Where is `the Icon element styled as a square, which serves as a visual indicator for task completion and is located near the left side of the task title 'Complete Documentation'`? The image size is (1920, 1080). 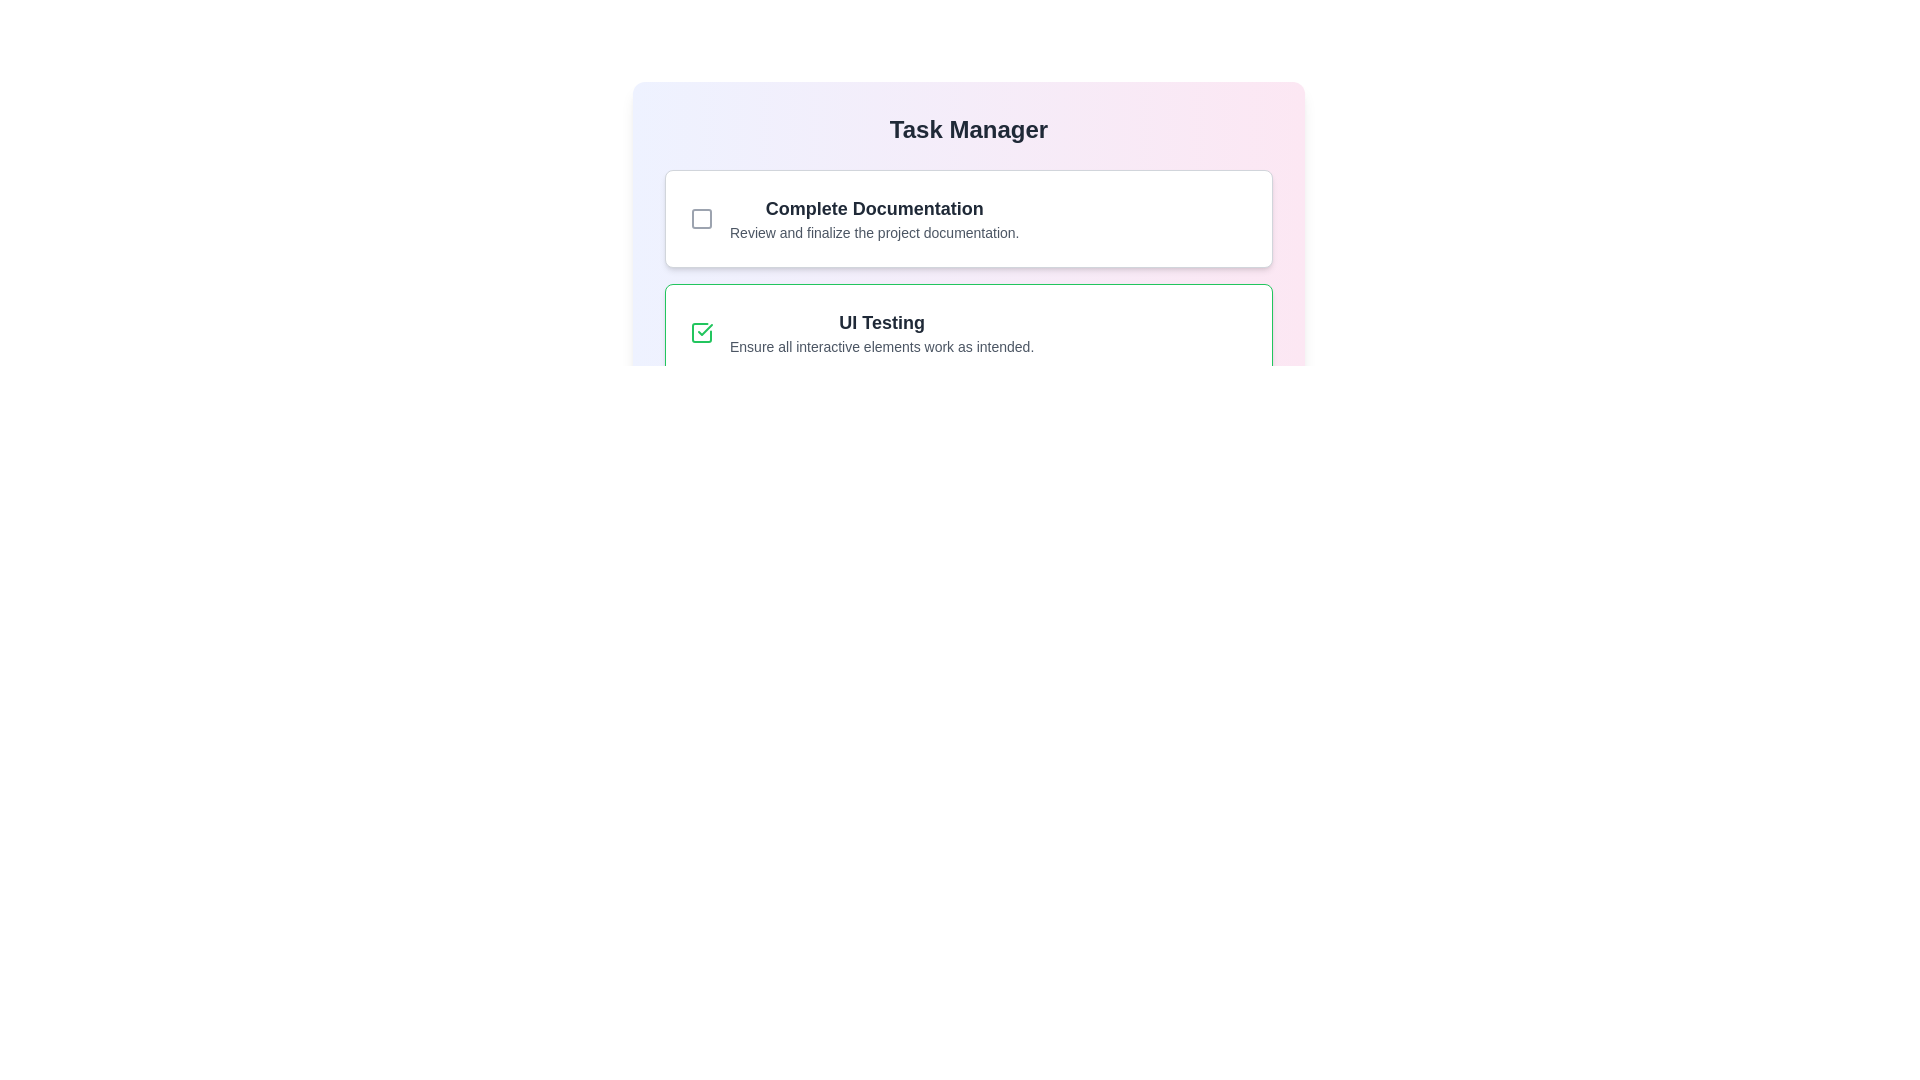 the Icon element styled as a square, which serves as a visual indicator for task completion and is located near the left side of the task title 'Complete Documentation' is located at coordinates (701, 219).